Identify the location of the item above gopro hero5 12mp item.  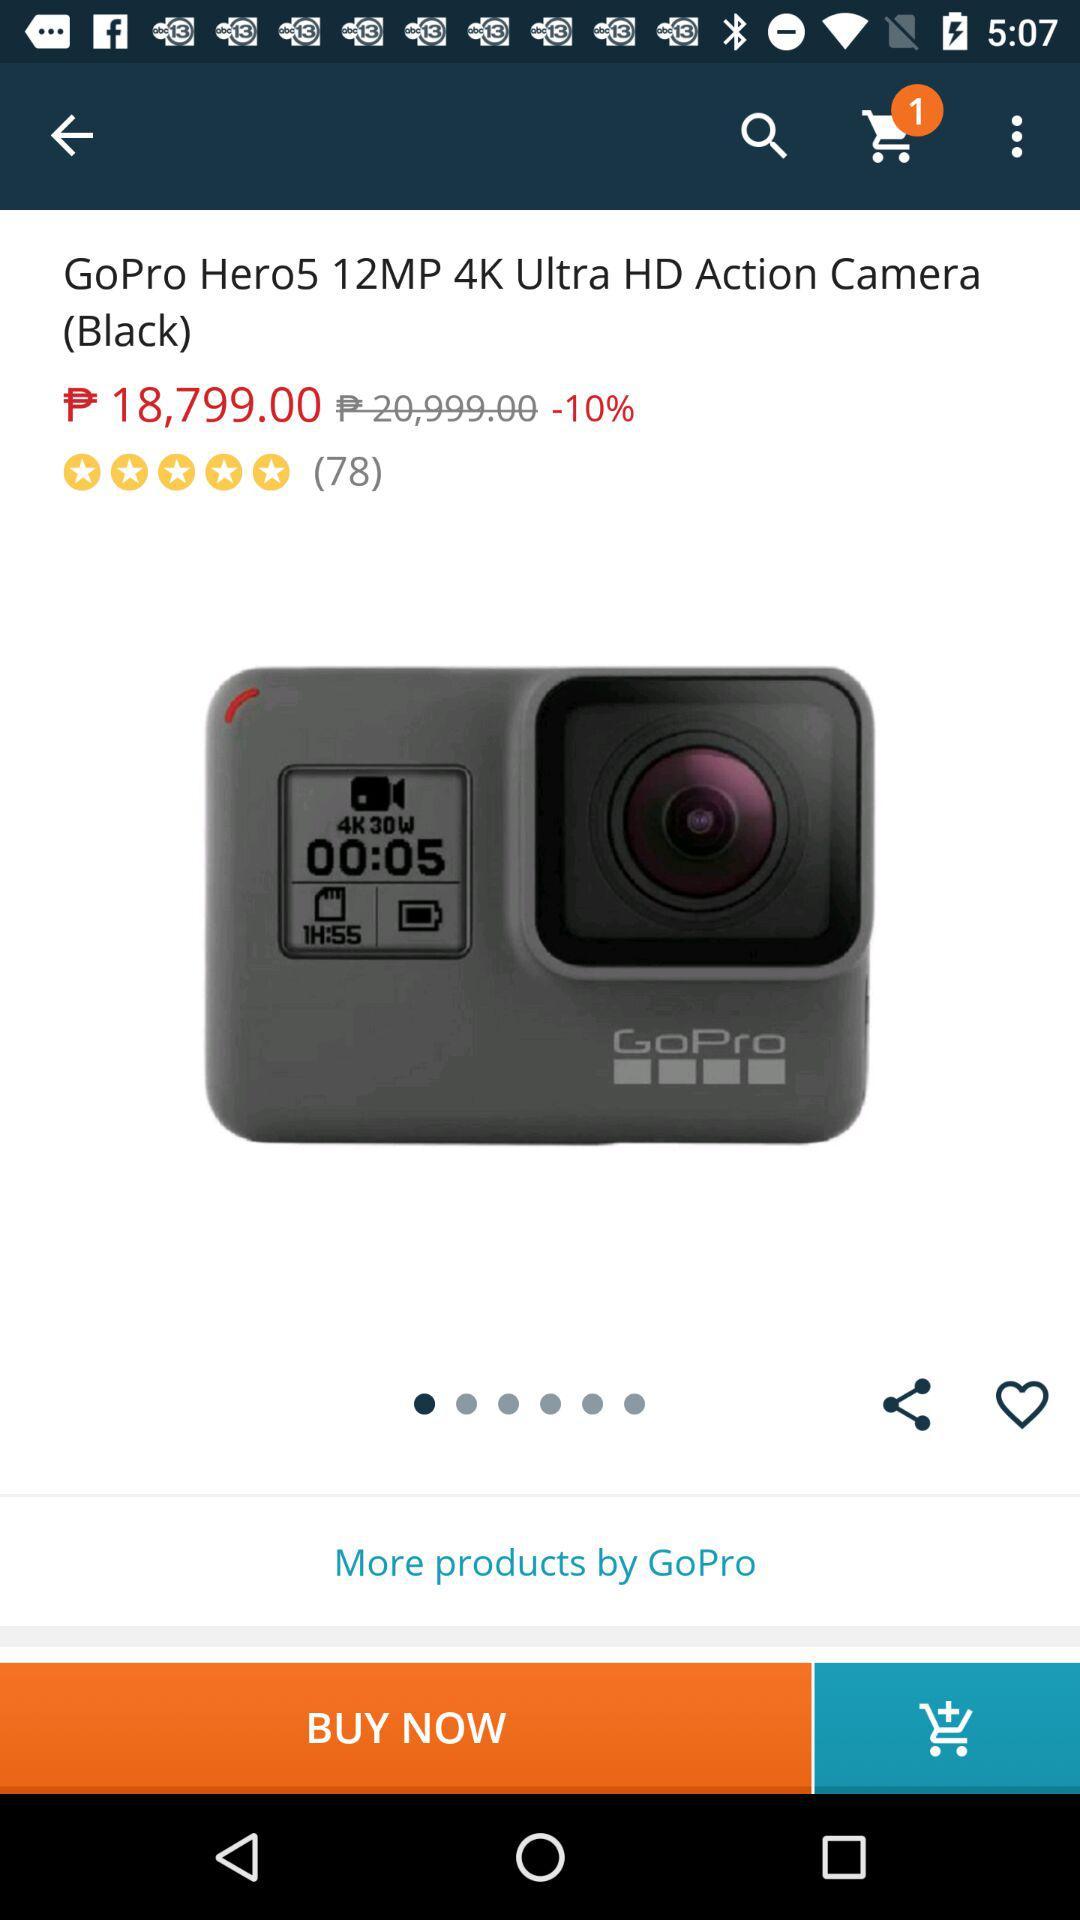
(72, 135).